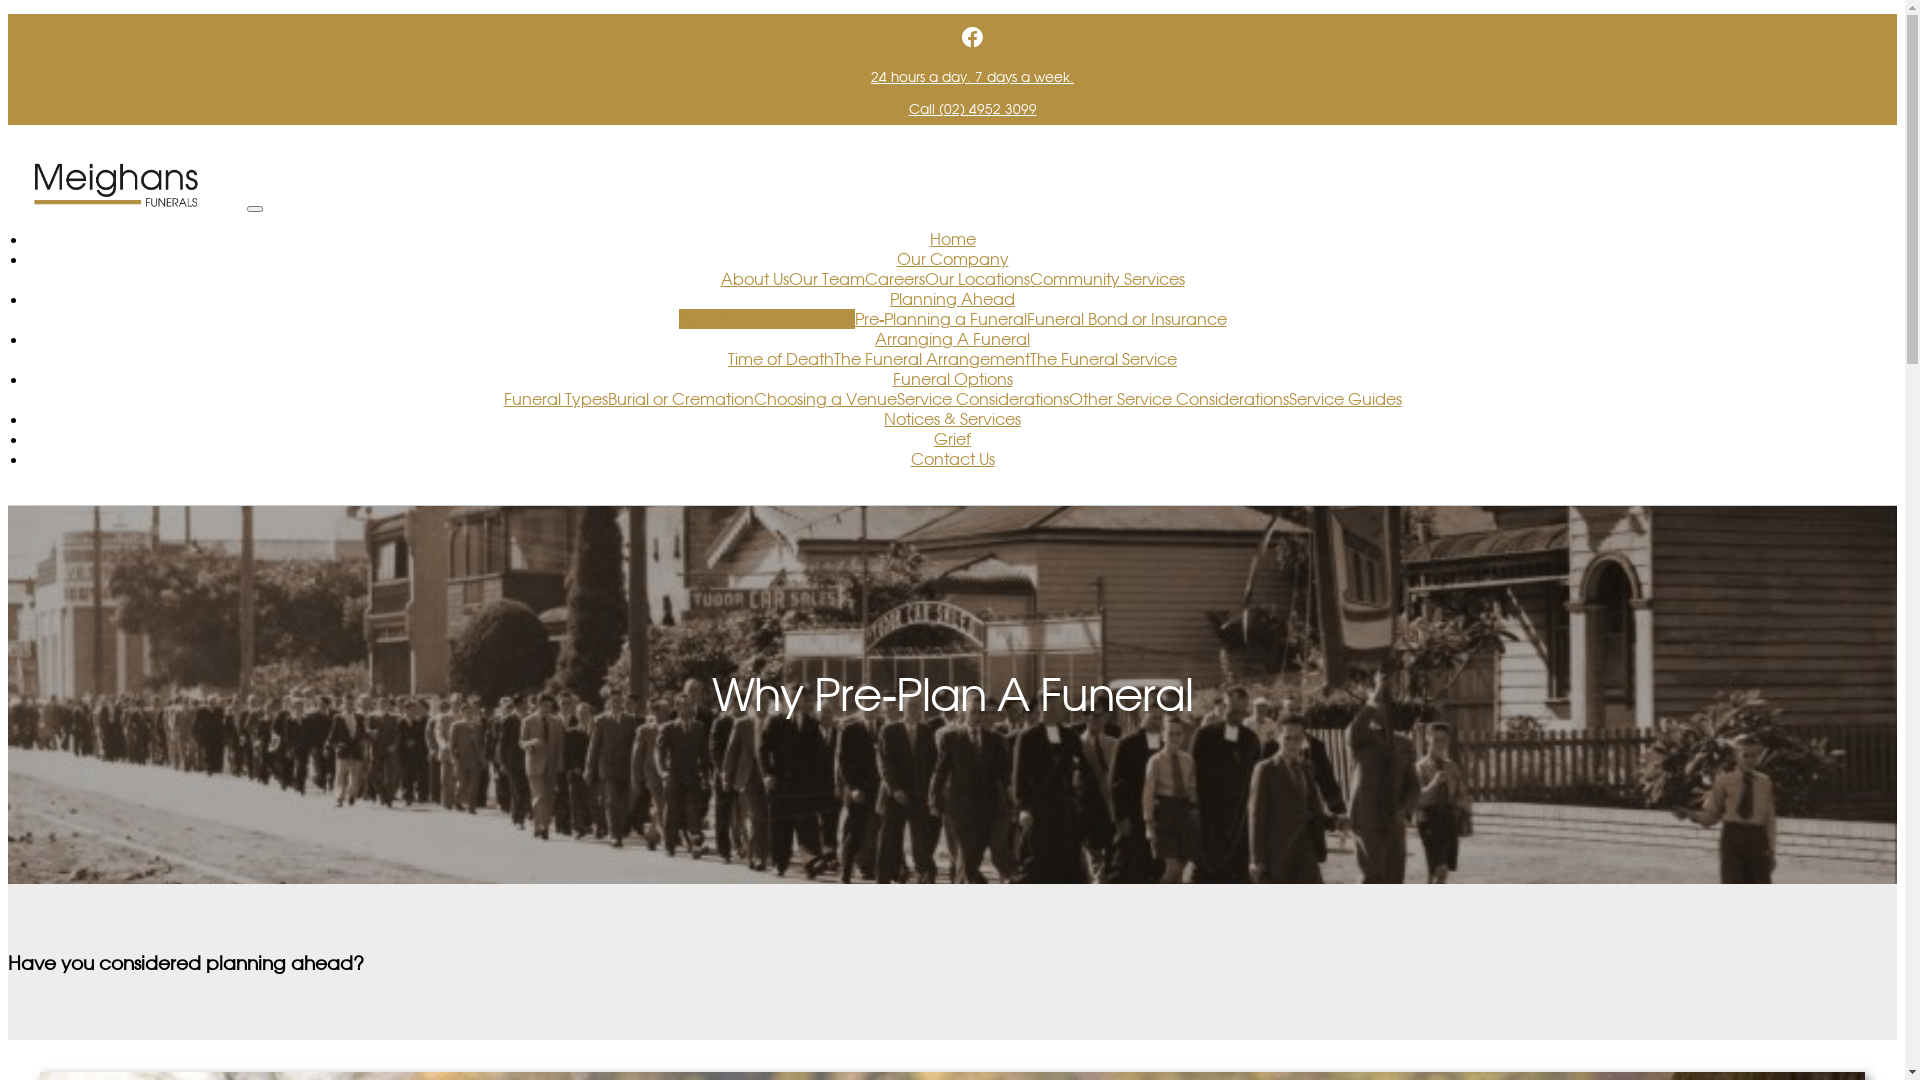  What do you see at coordinates (825, 278) in the screenshot?
I see `'Our Team'` at bounding box center [825, 278].